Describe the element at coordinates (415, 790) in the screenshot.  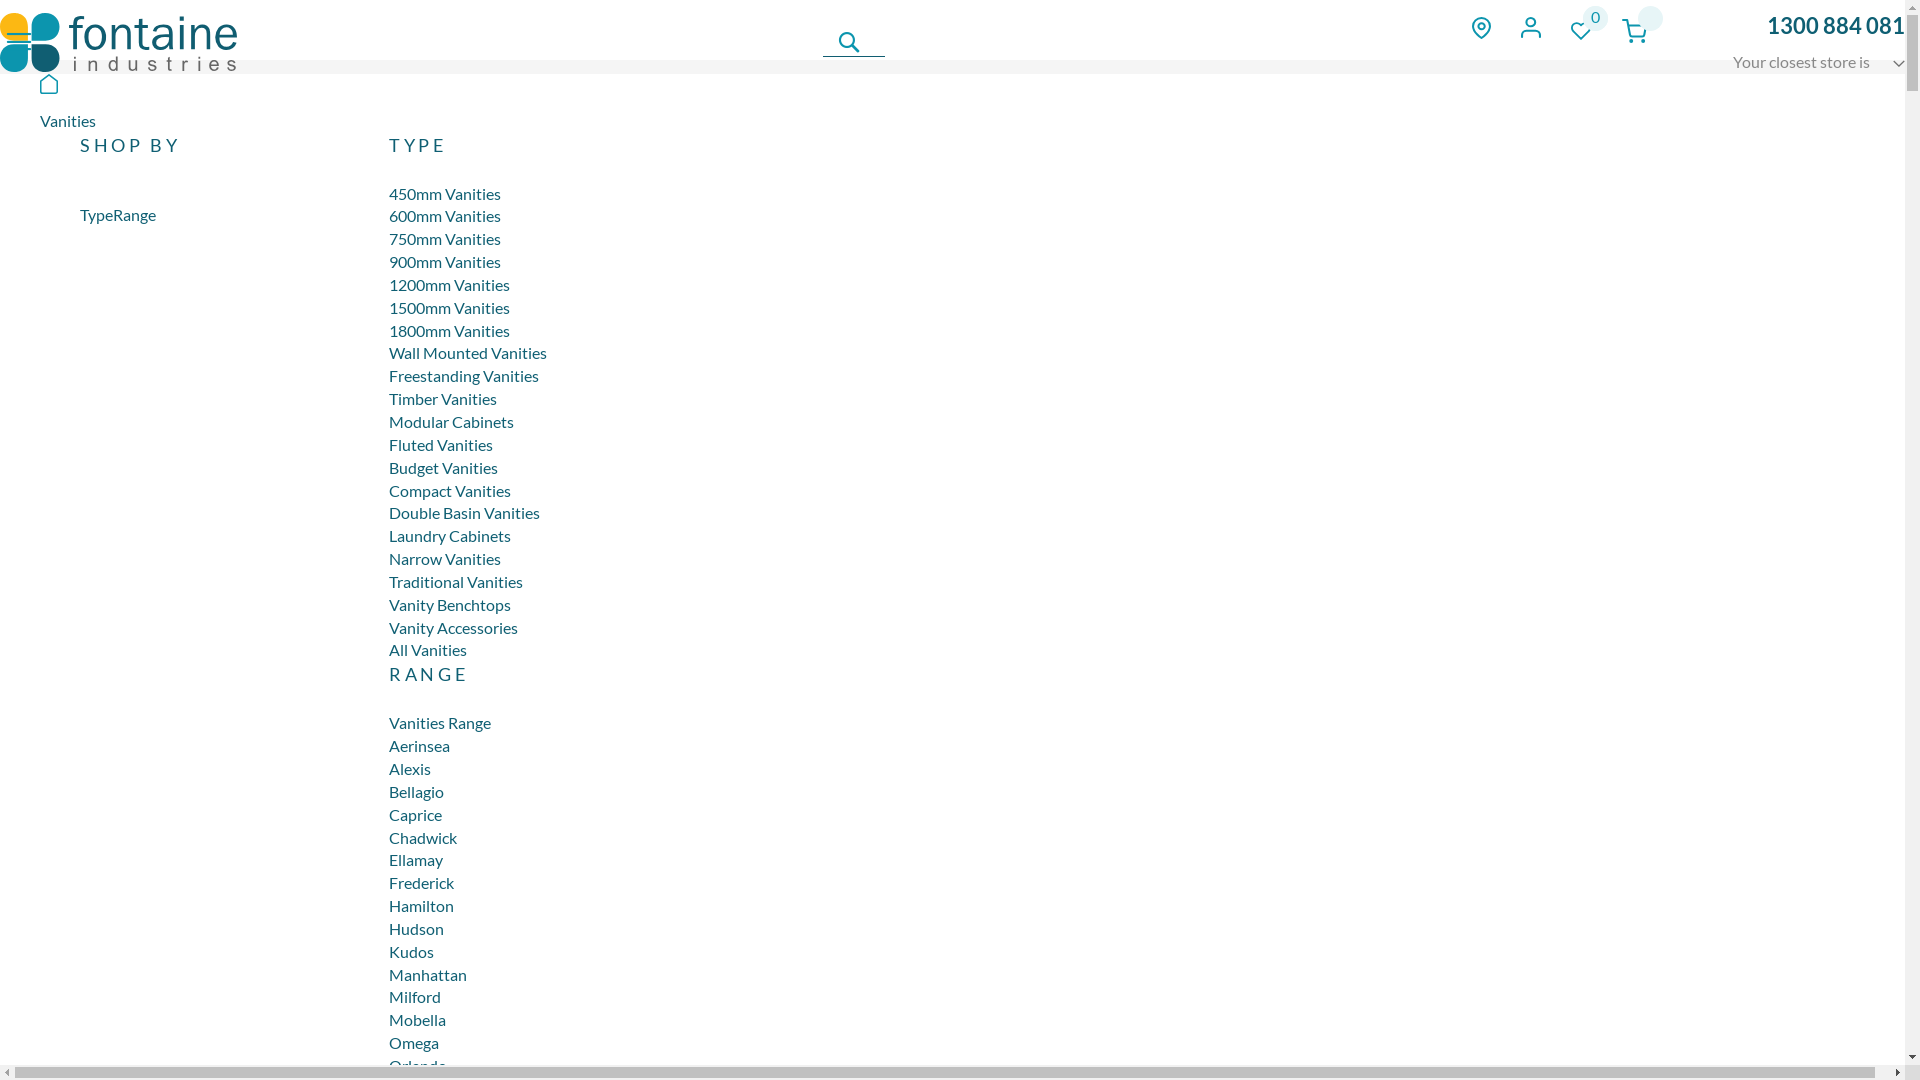
I see `'Bellagio'` at that location.